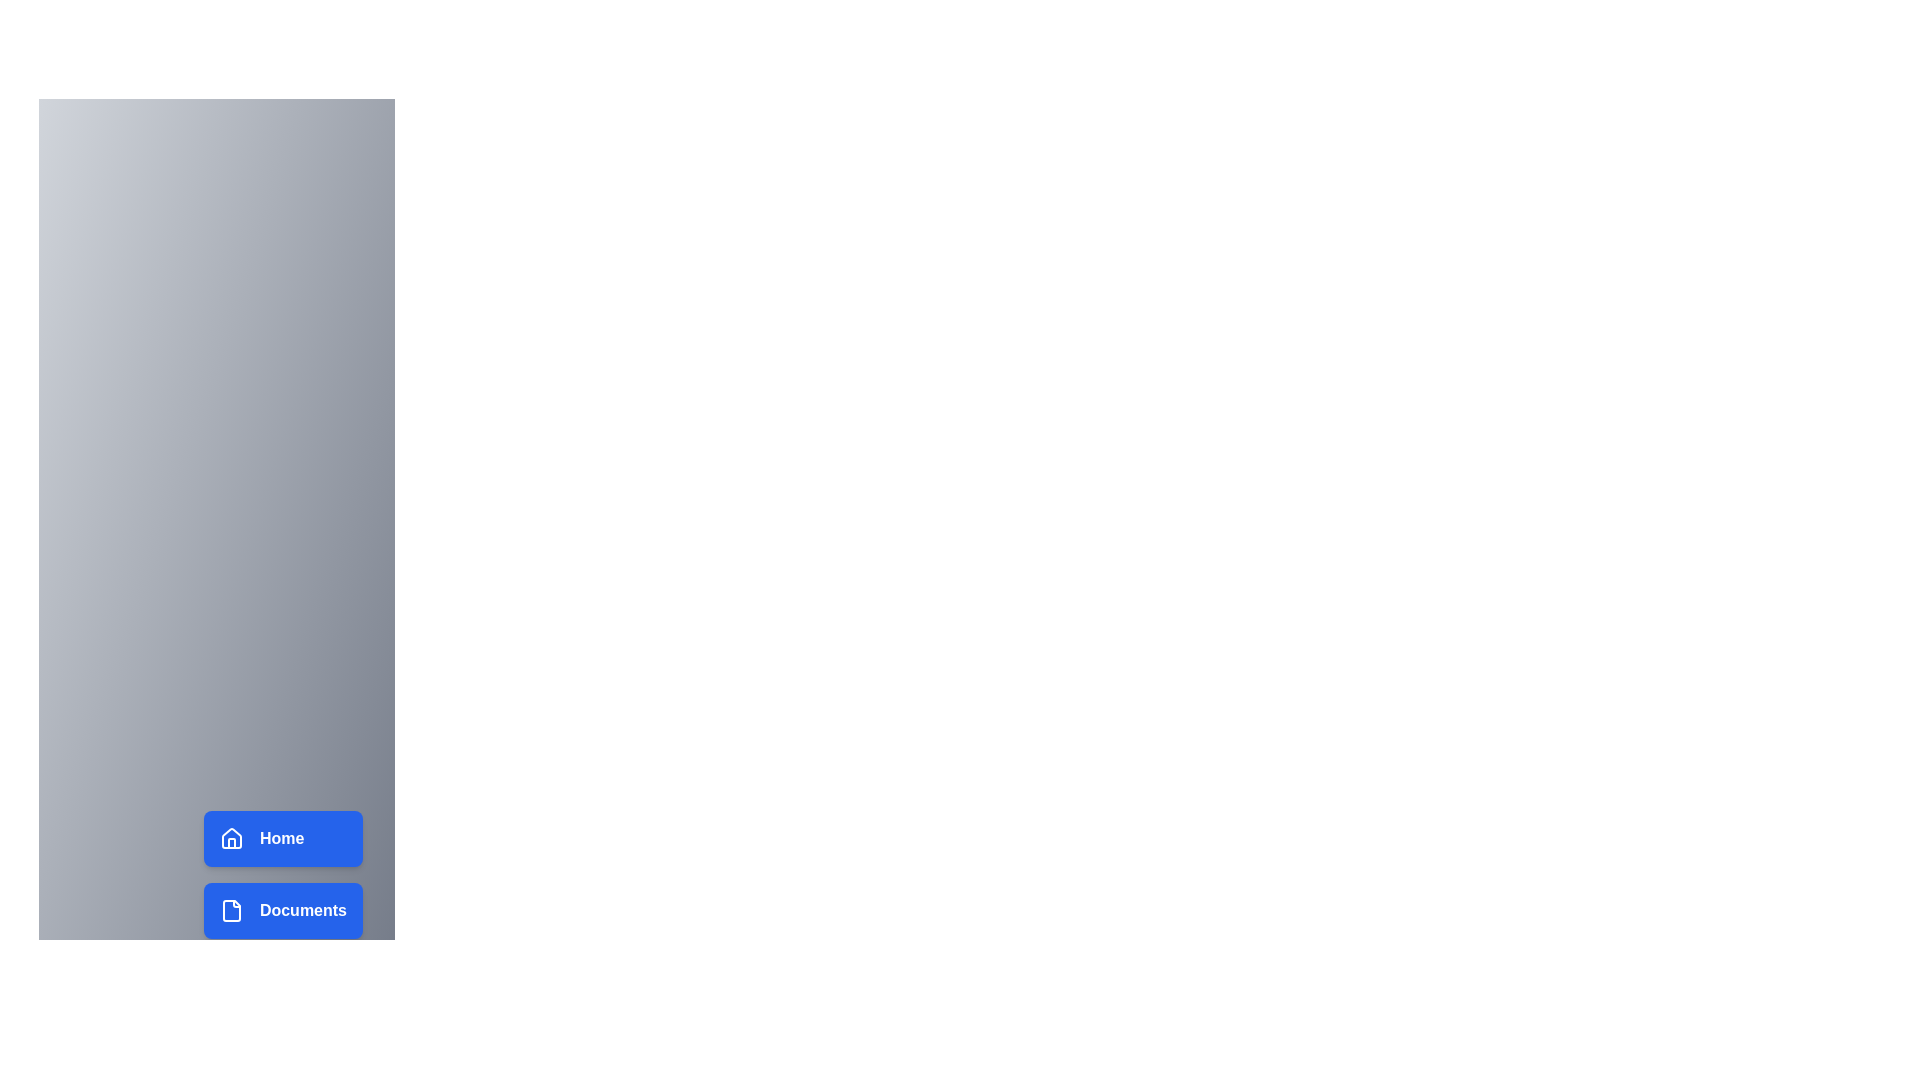  What do you see at coordinates (231, 838) in the screenshot?
I see `the 'Home' button containing the house-shaped icon to trigger navigation` at bounding box center [231, 838].